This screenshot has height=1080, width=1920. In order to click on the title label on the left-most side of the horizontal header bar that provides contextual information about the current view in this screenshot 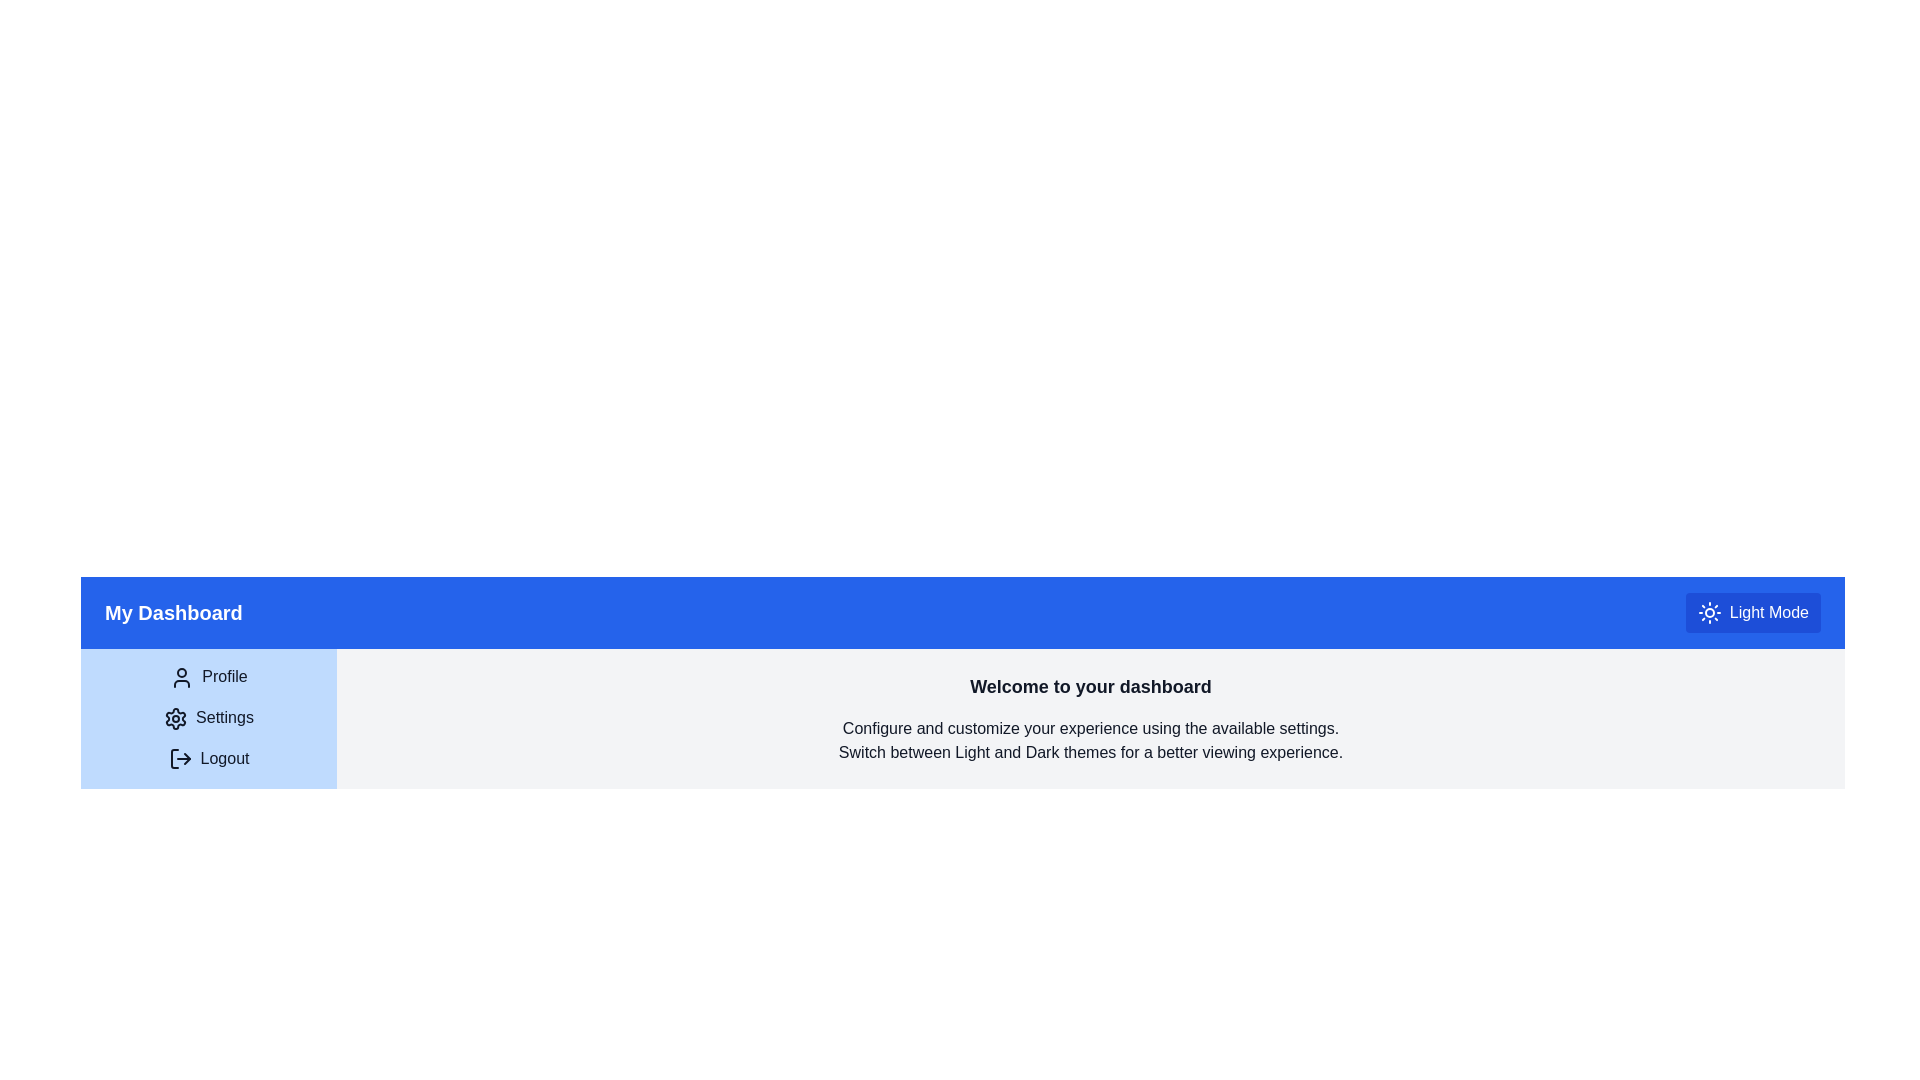, I will do `click(173, 612)`.